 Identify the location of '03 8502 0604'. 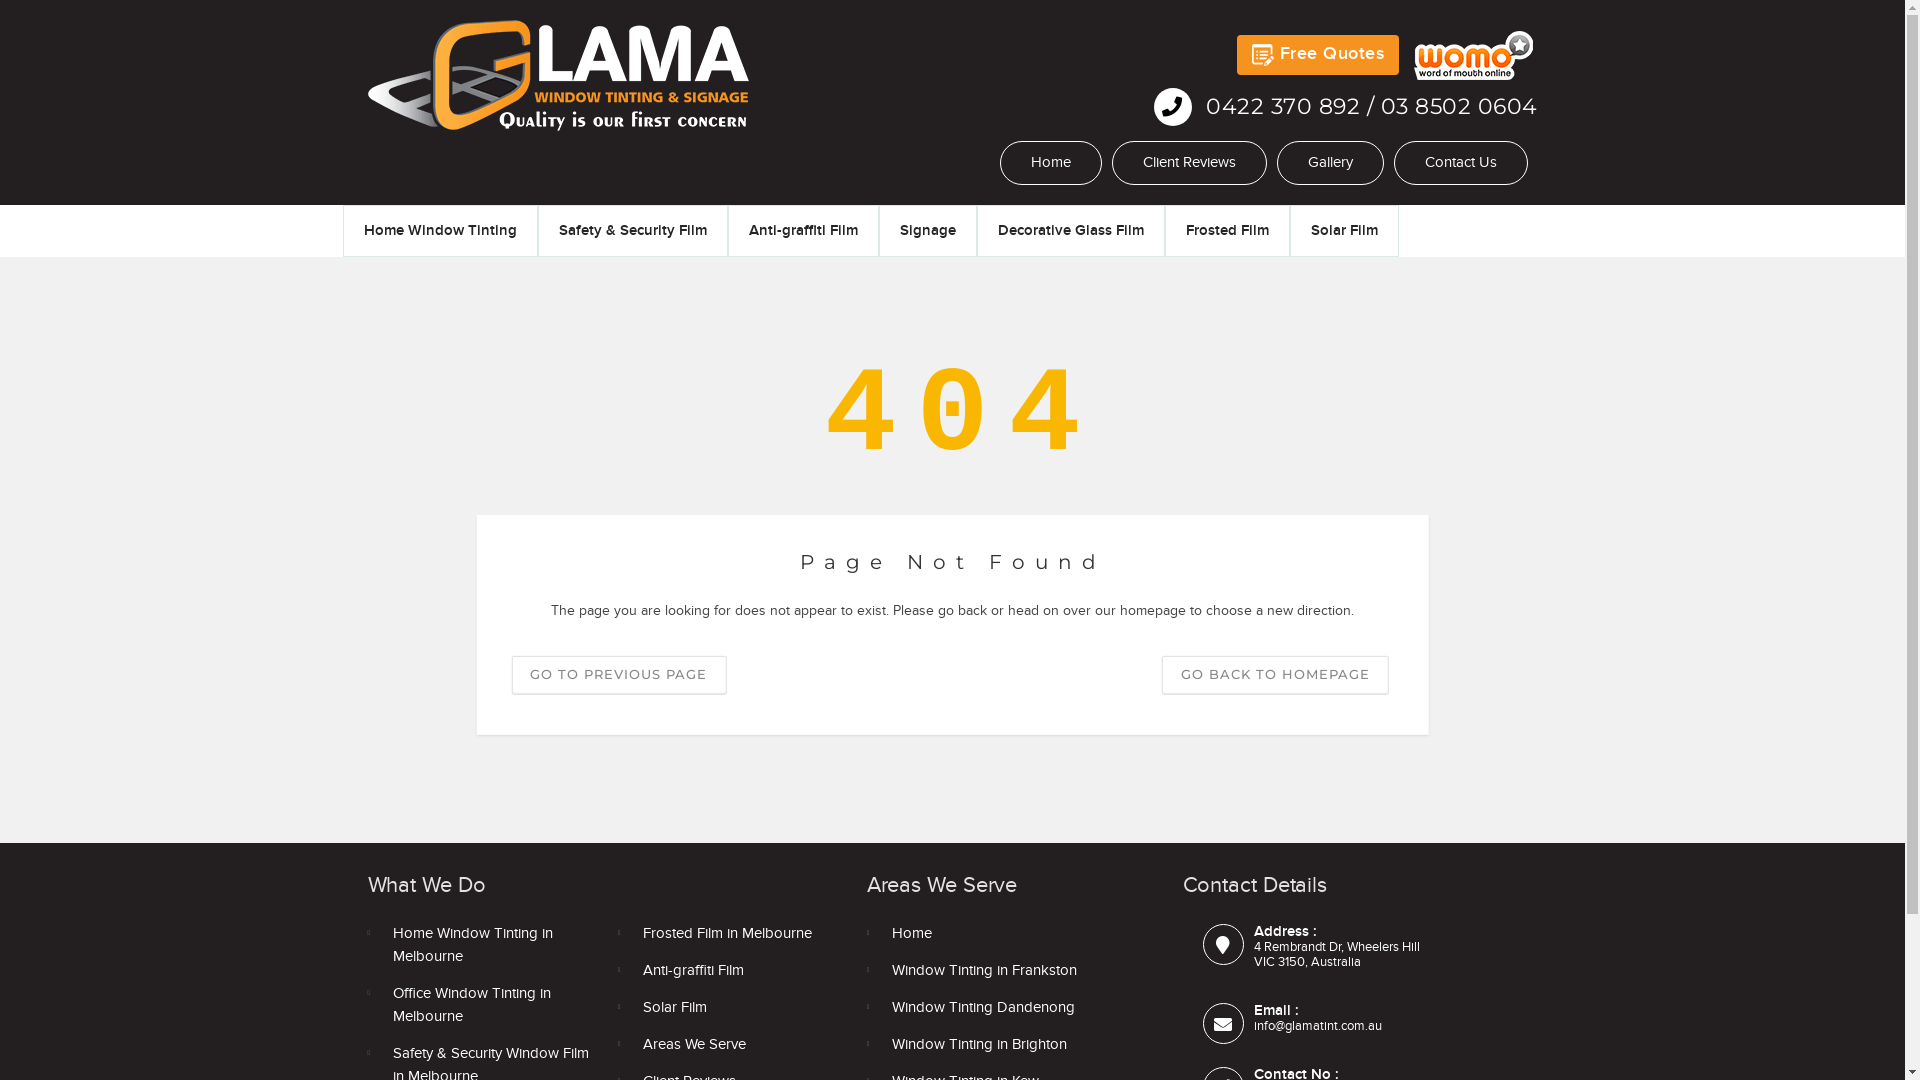
(1458, 106).